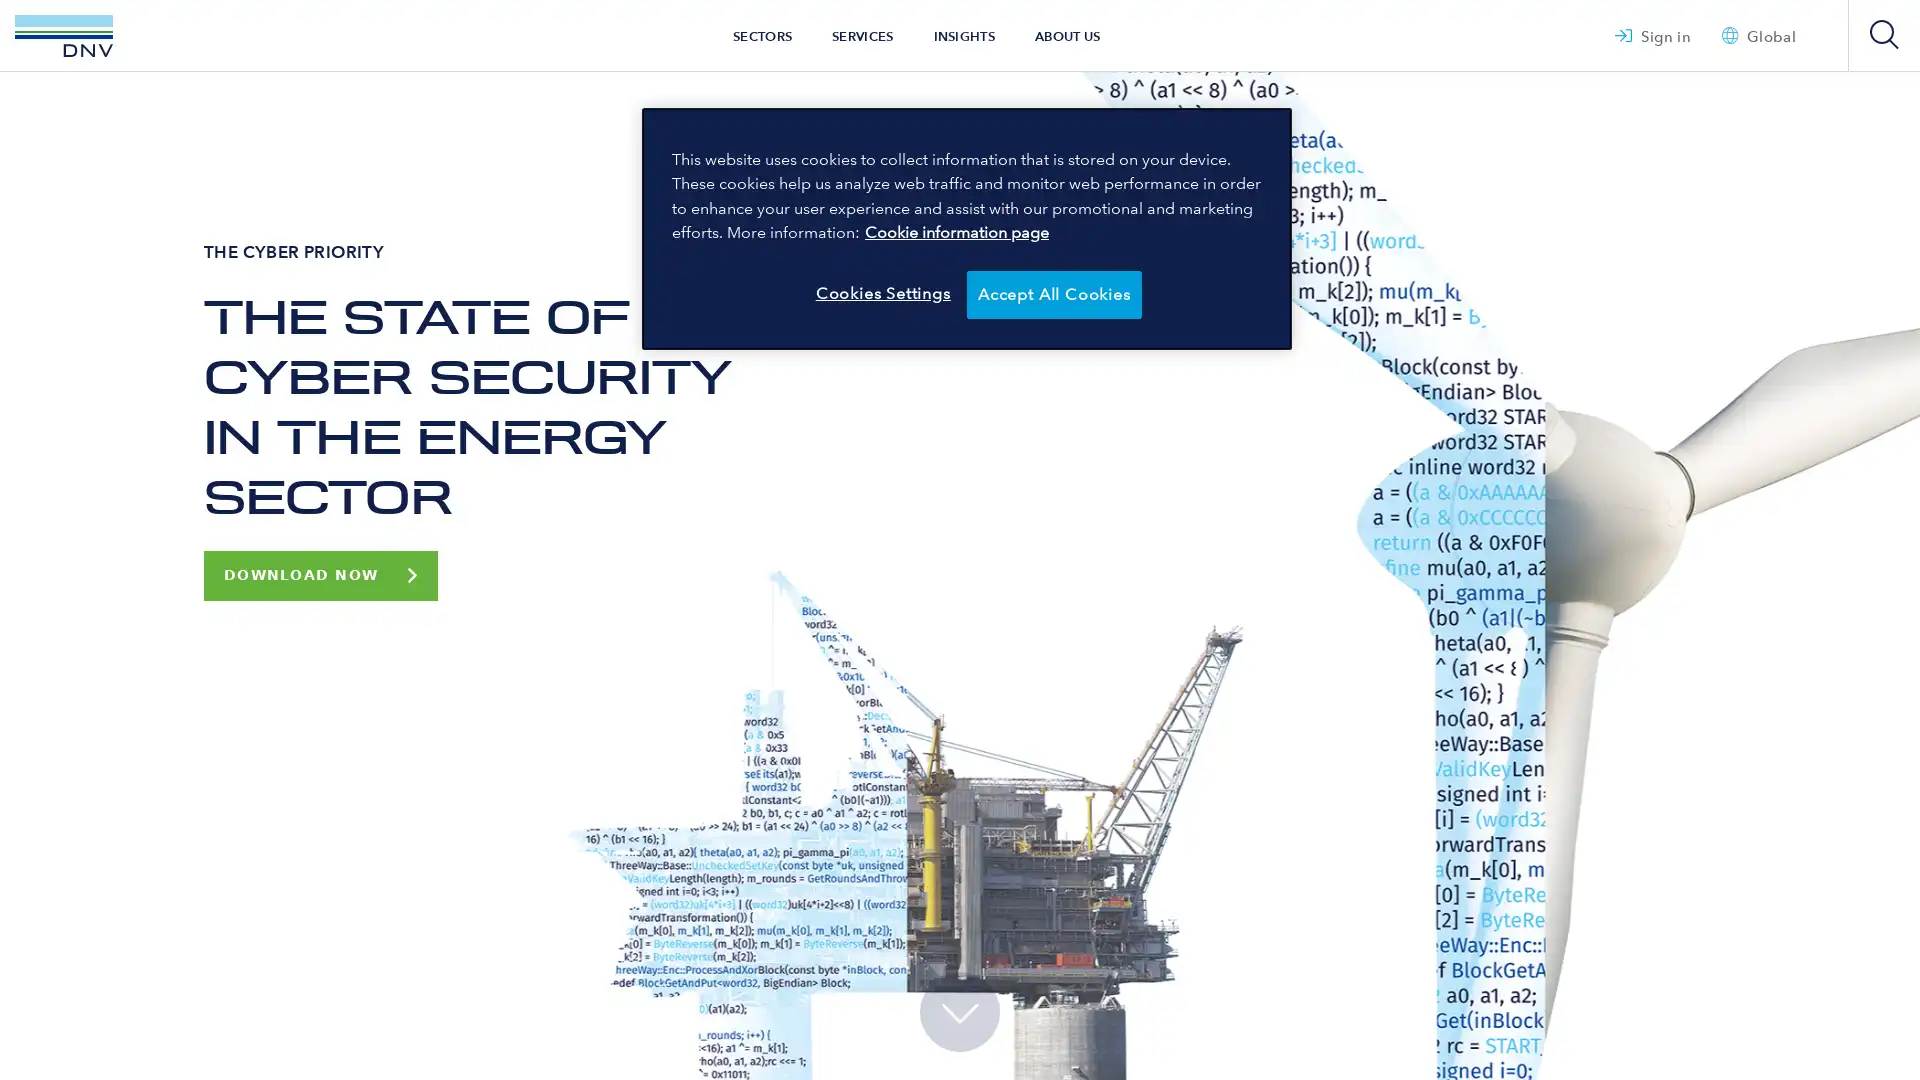 This screenshot has width=1920, height=1080. Describe the element at coordinates (1053, 294) in the screenshot. I see `Accept All Cookies` at that location.